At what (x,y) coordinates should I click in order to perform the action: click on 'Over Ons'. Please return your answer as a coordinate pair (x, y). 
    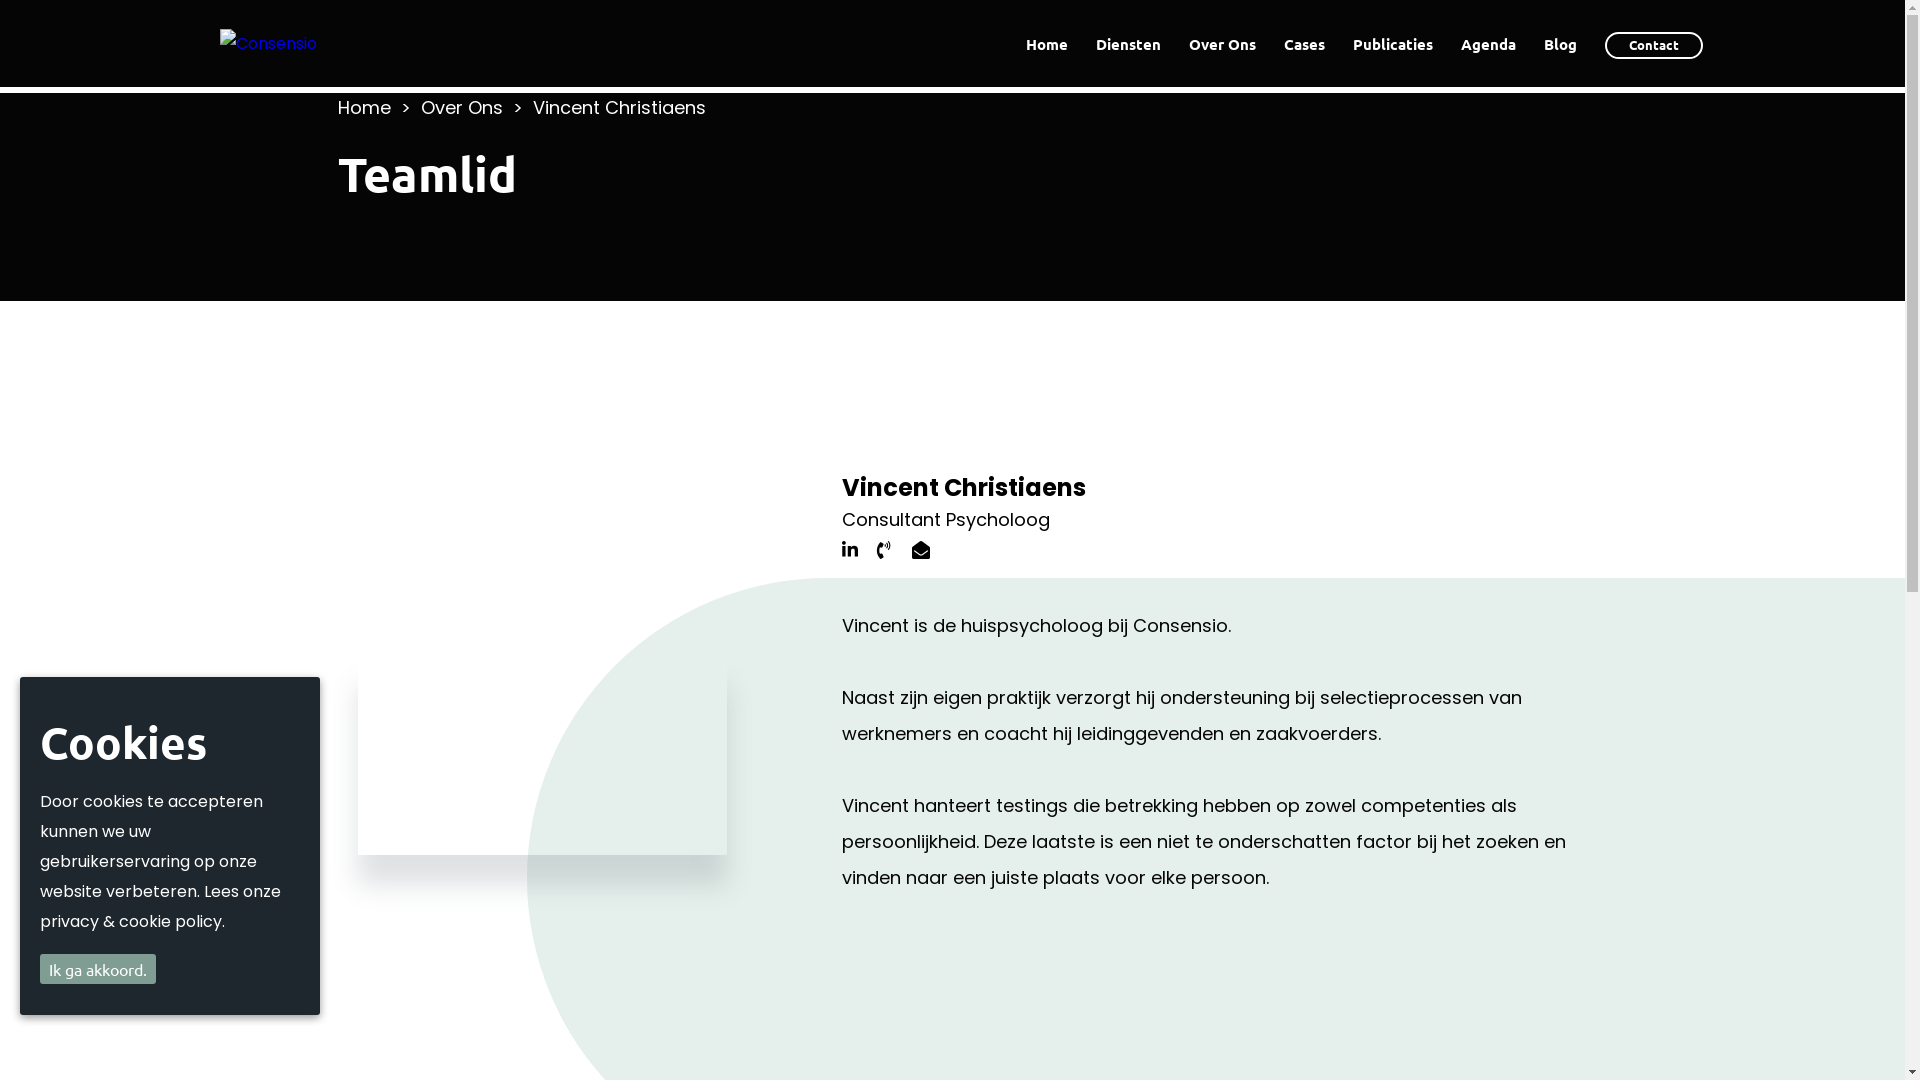
    Looking at the image, I should click on (1221, 42).